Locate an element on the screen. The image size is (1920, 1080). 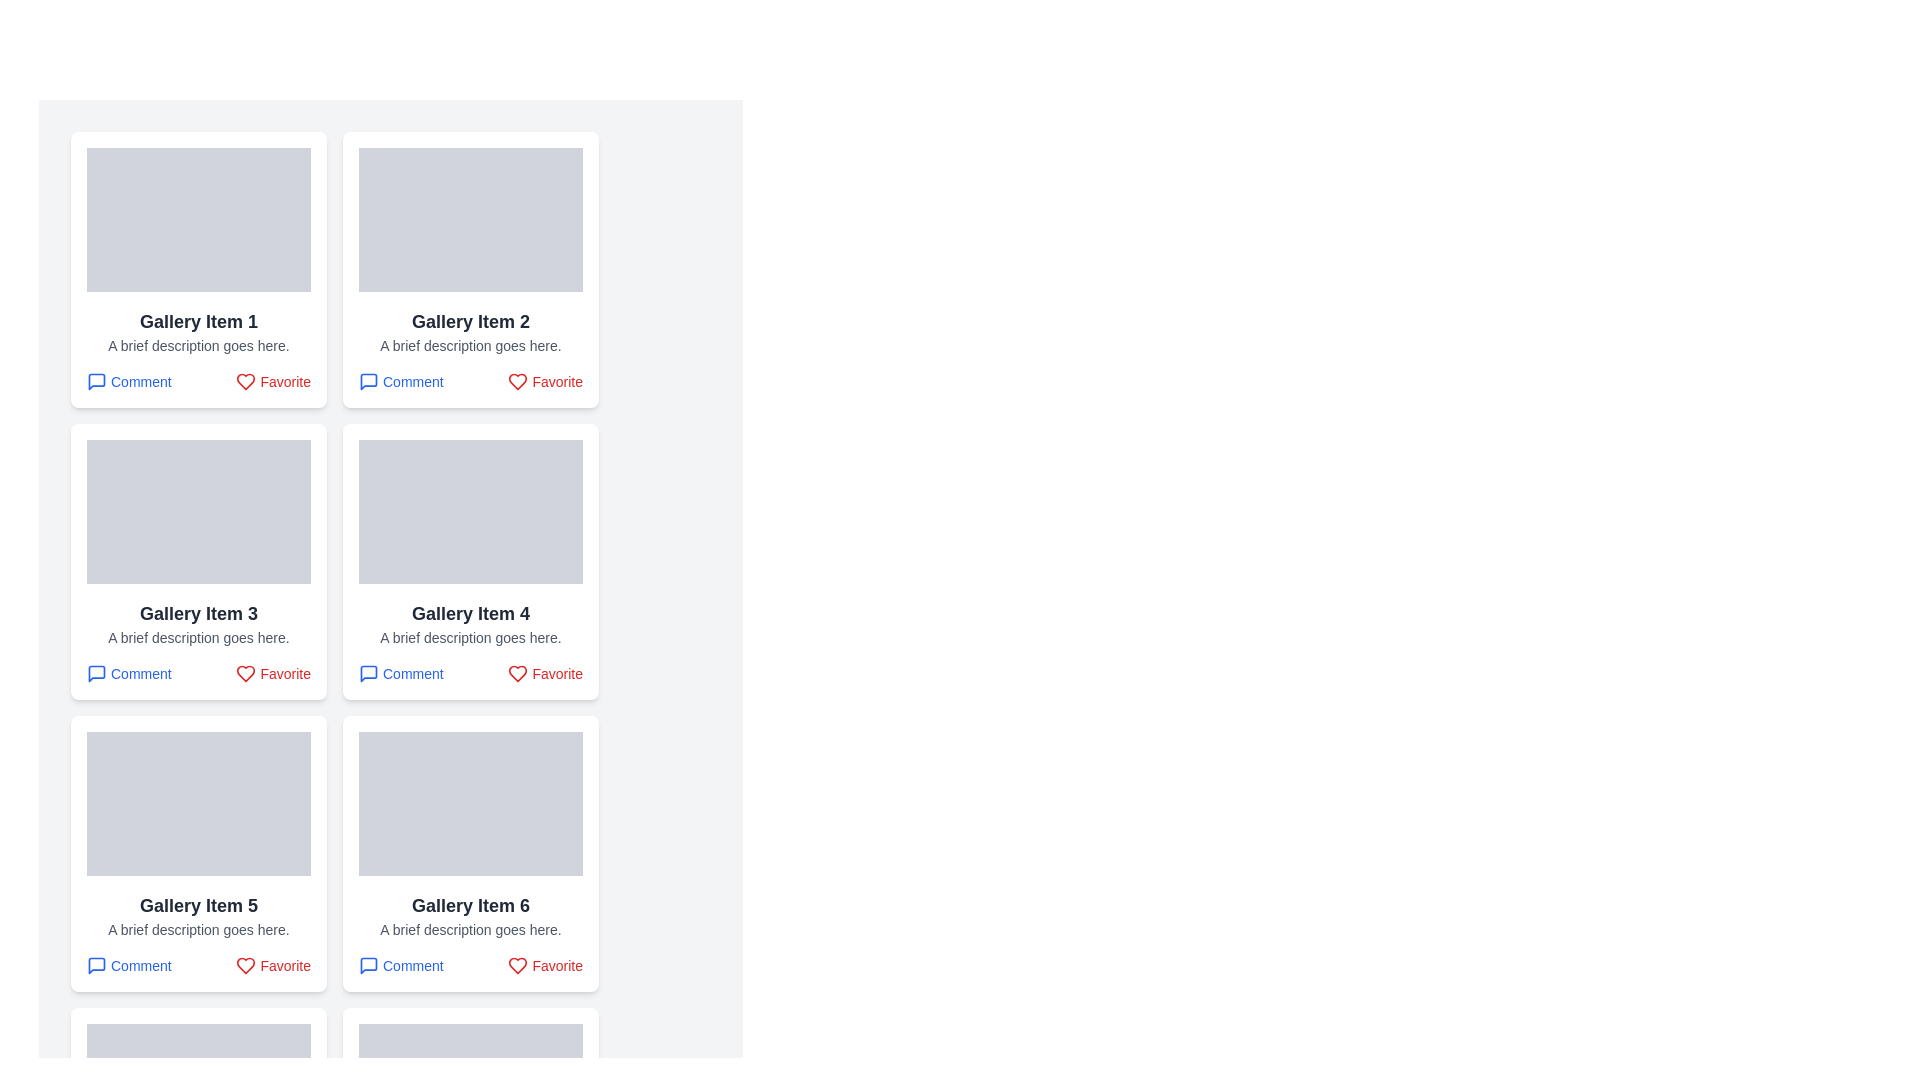
the 'Comment' icon located in the bottom section of 'Gallery Item 5' card to visually emphasize the comment functionality is located at coordinates (95, 964).